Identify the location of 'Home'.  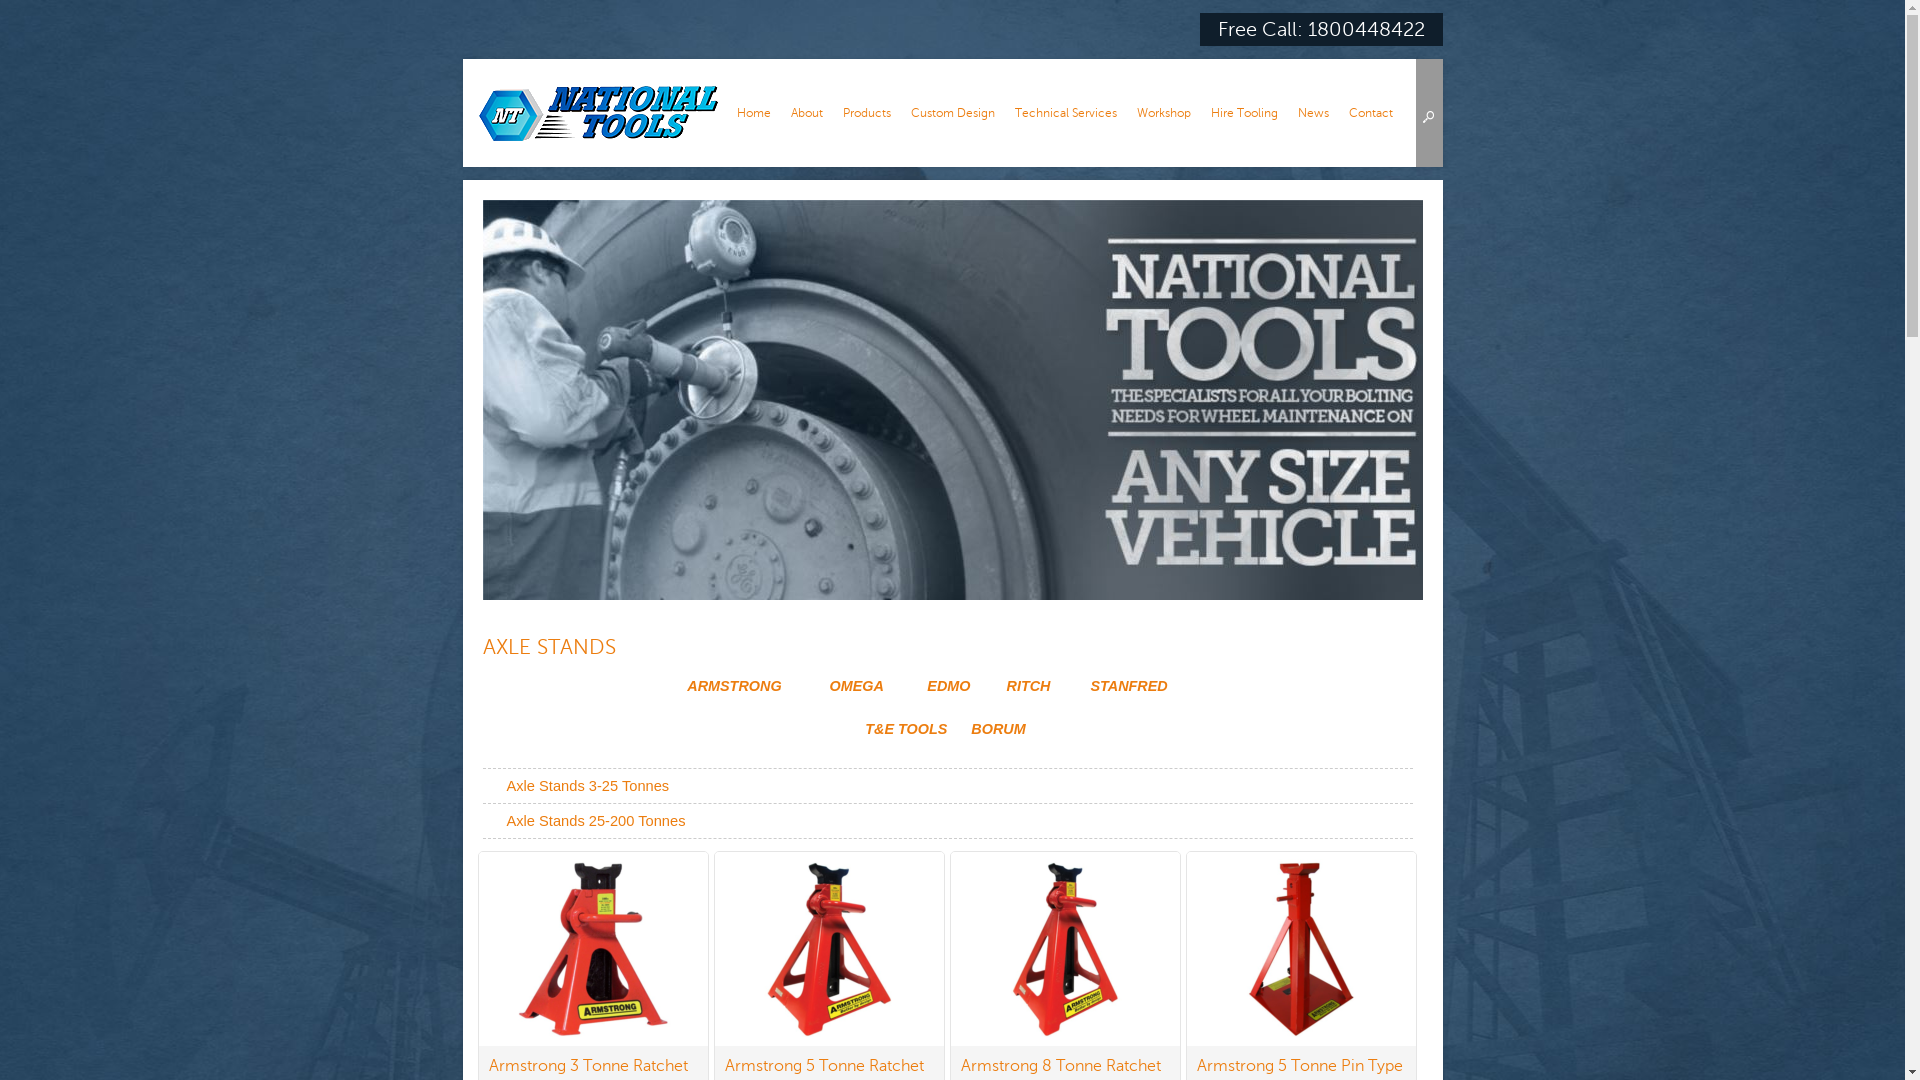
(752, 112).